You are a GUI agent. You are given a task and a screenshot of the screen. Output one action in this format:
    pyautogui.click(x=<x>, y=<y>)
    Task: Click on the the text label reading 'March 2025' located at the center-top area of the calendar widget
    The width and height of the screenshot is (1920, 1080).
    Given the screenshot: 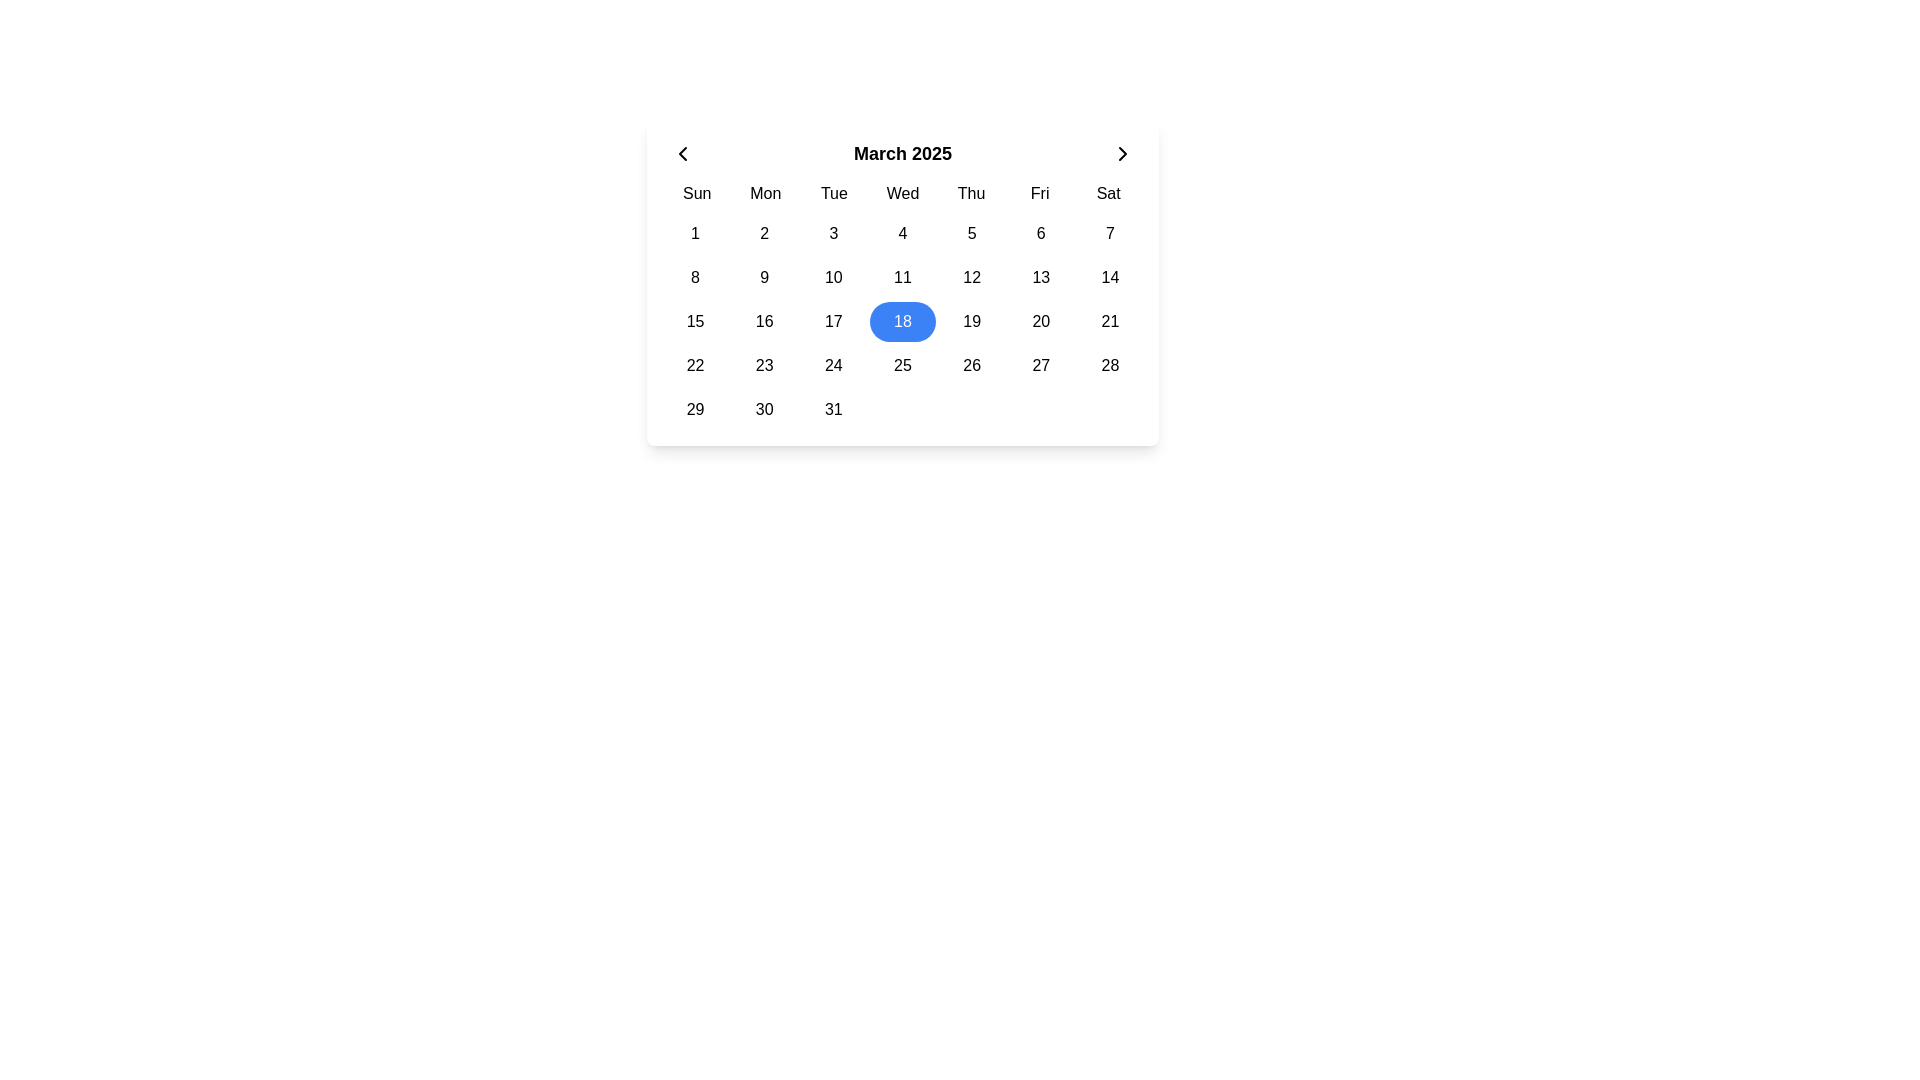 What is the action you would take?
    pyautogui.click(x=901, y=153)
    